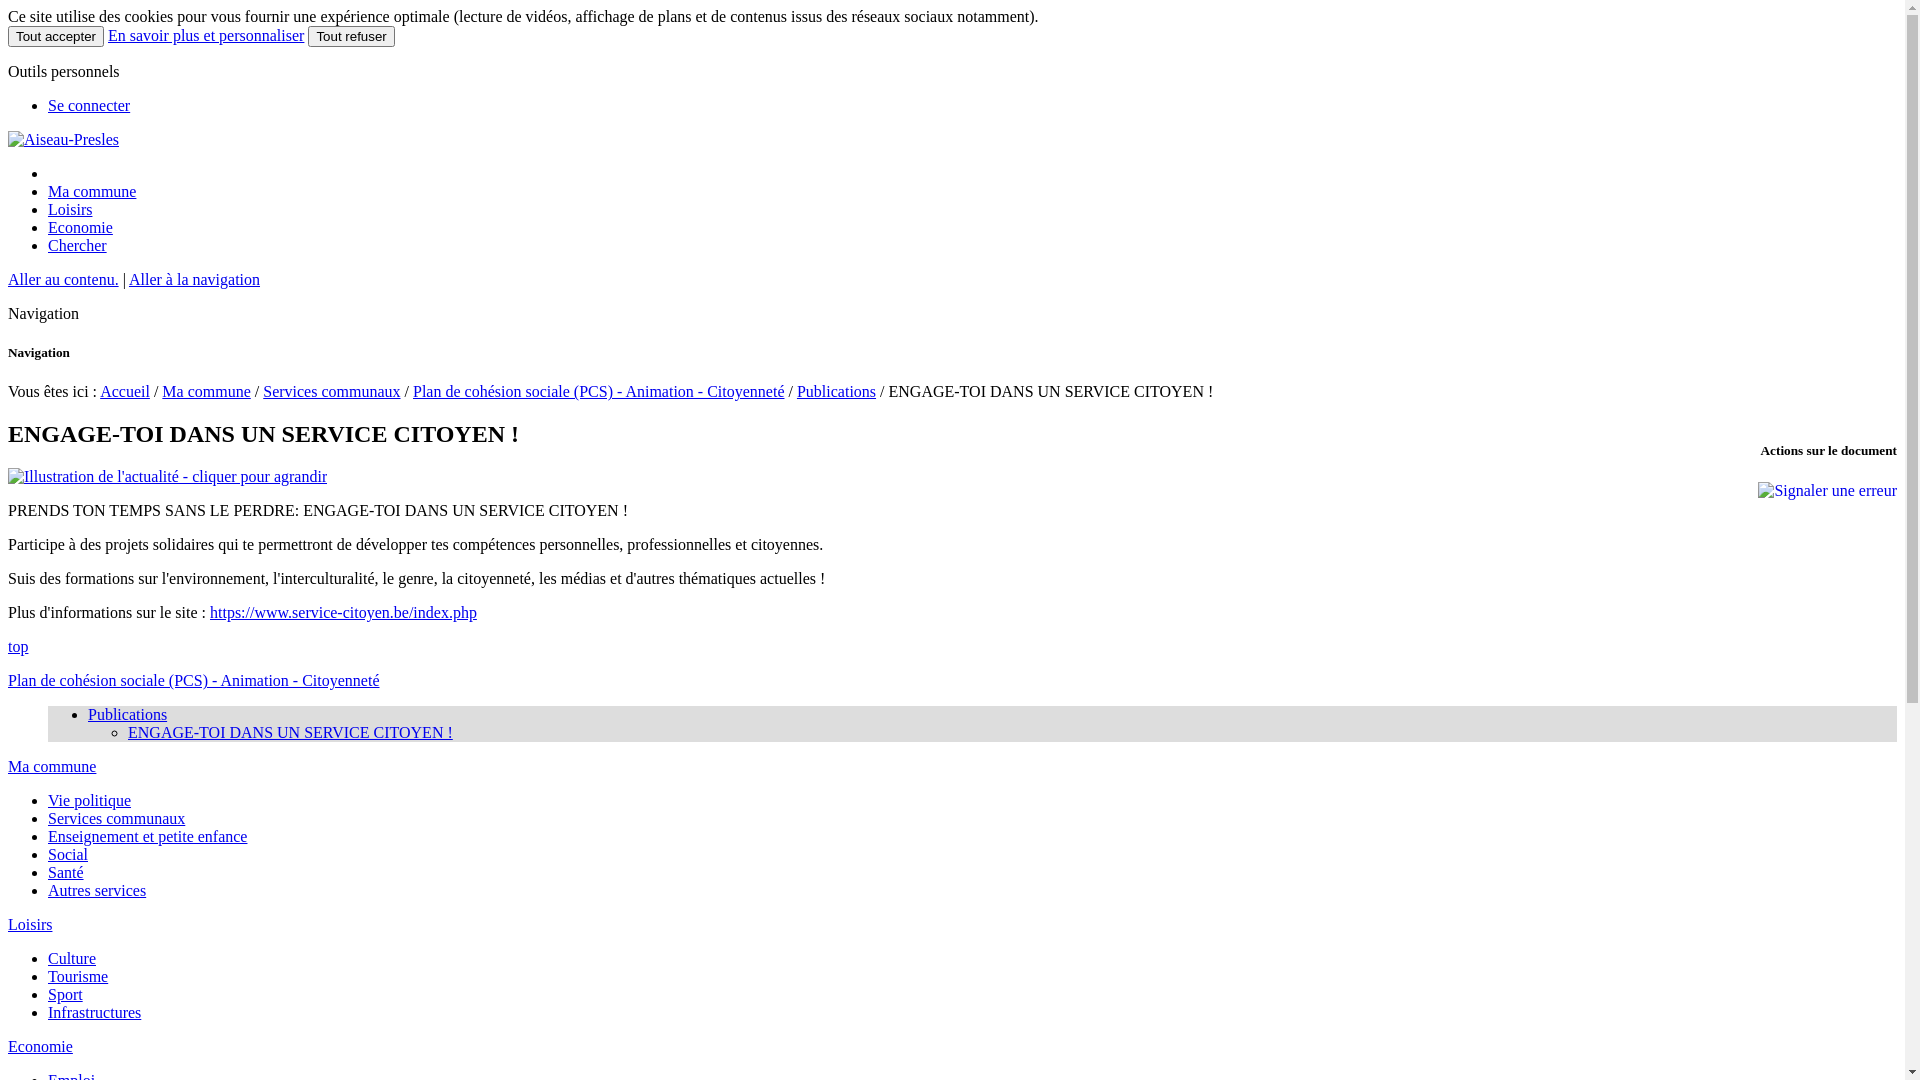 Image resolution: width=1920 pixels, height=1080 pixels. Describe the element at coordinates (48, 1012) in the screenshot. I see `'Infrastructures'` at that location.